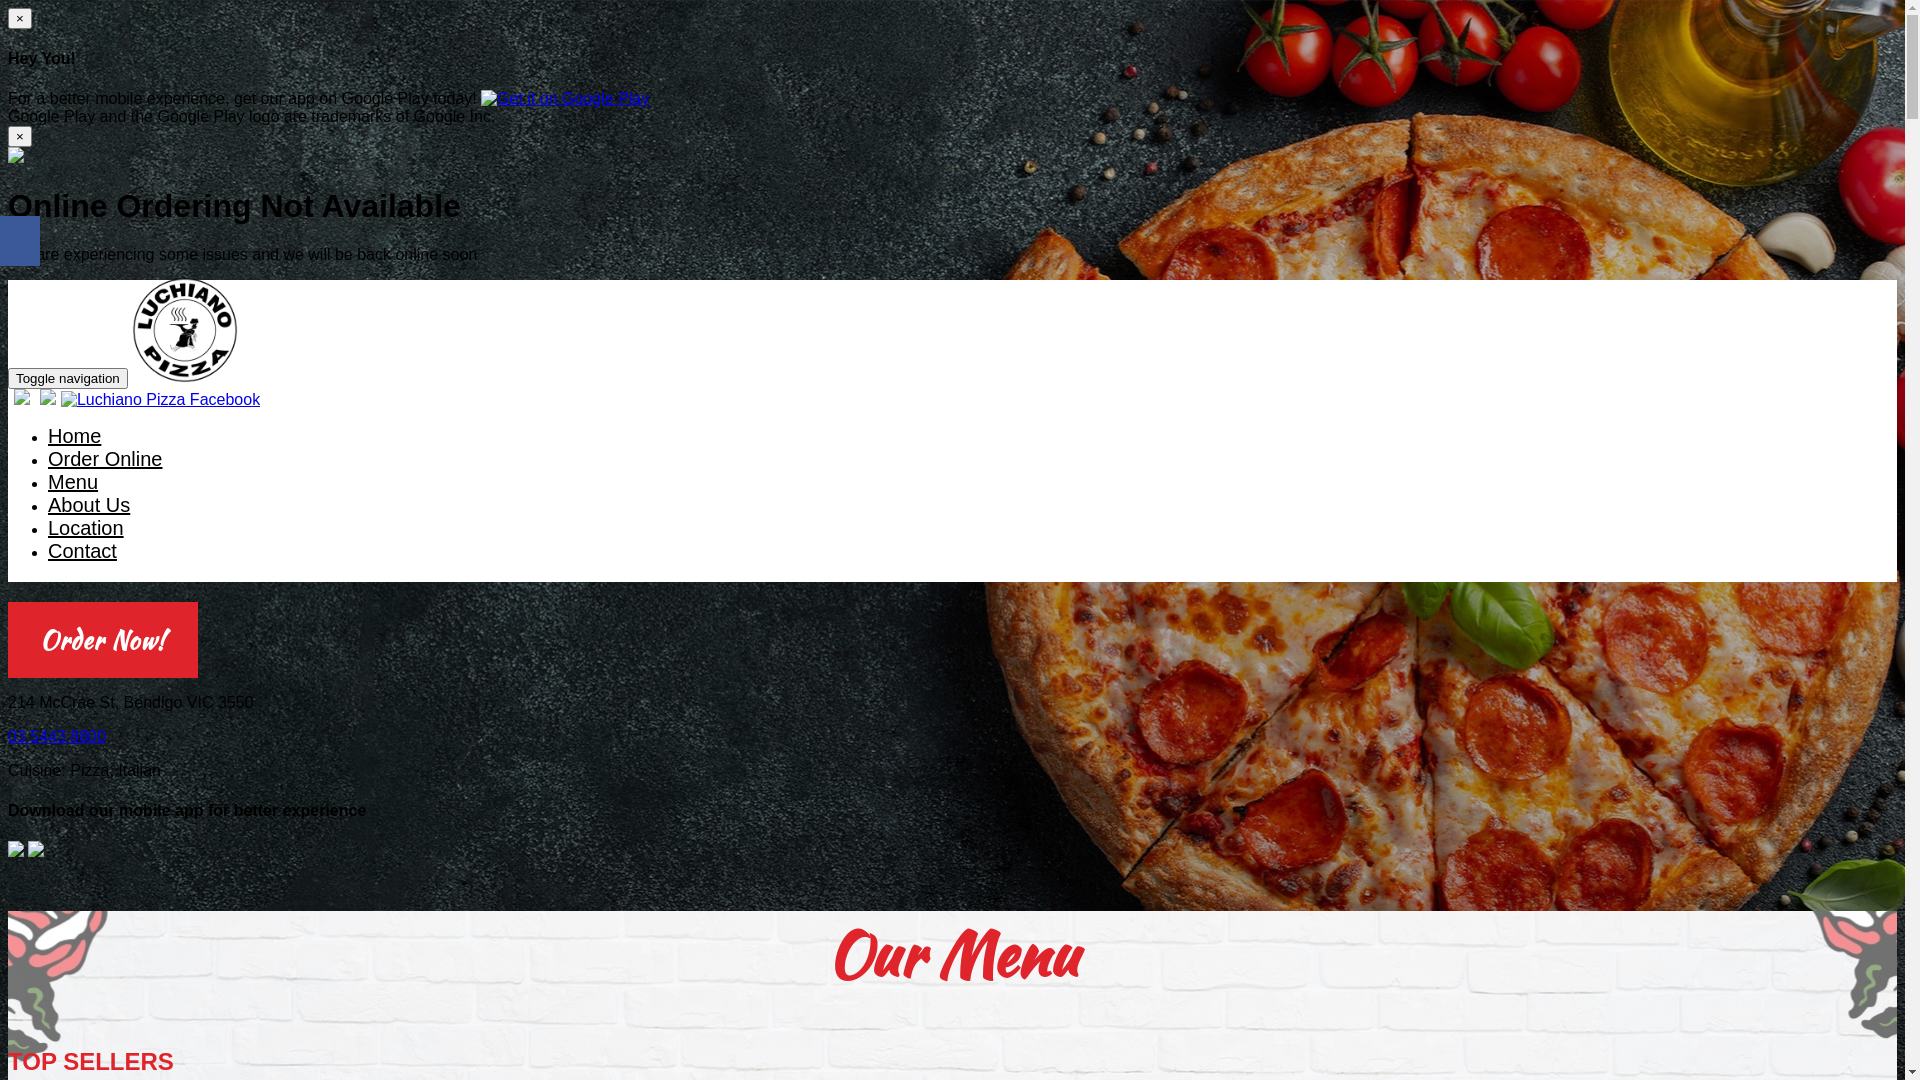 The width and height of the screenshot is (1920, 1080). Describe the element at coordinates (72, 483) in the screenshot. I see `'Menu'` at that location.